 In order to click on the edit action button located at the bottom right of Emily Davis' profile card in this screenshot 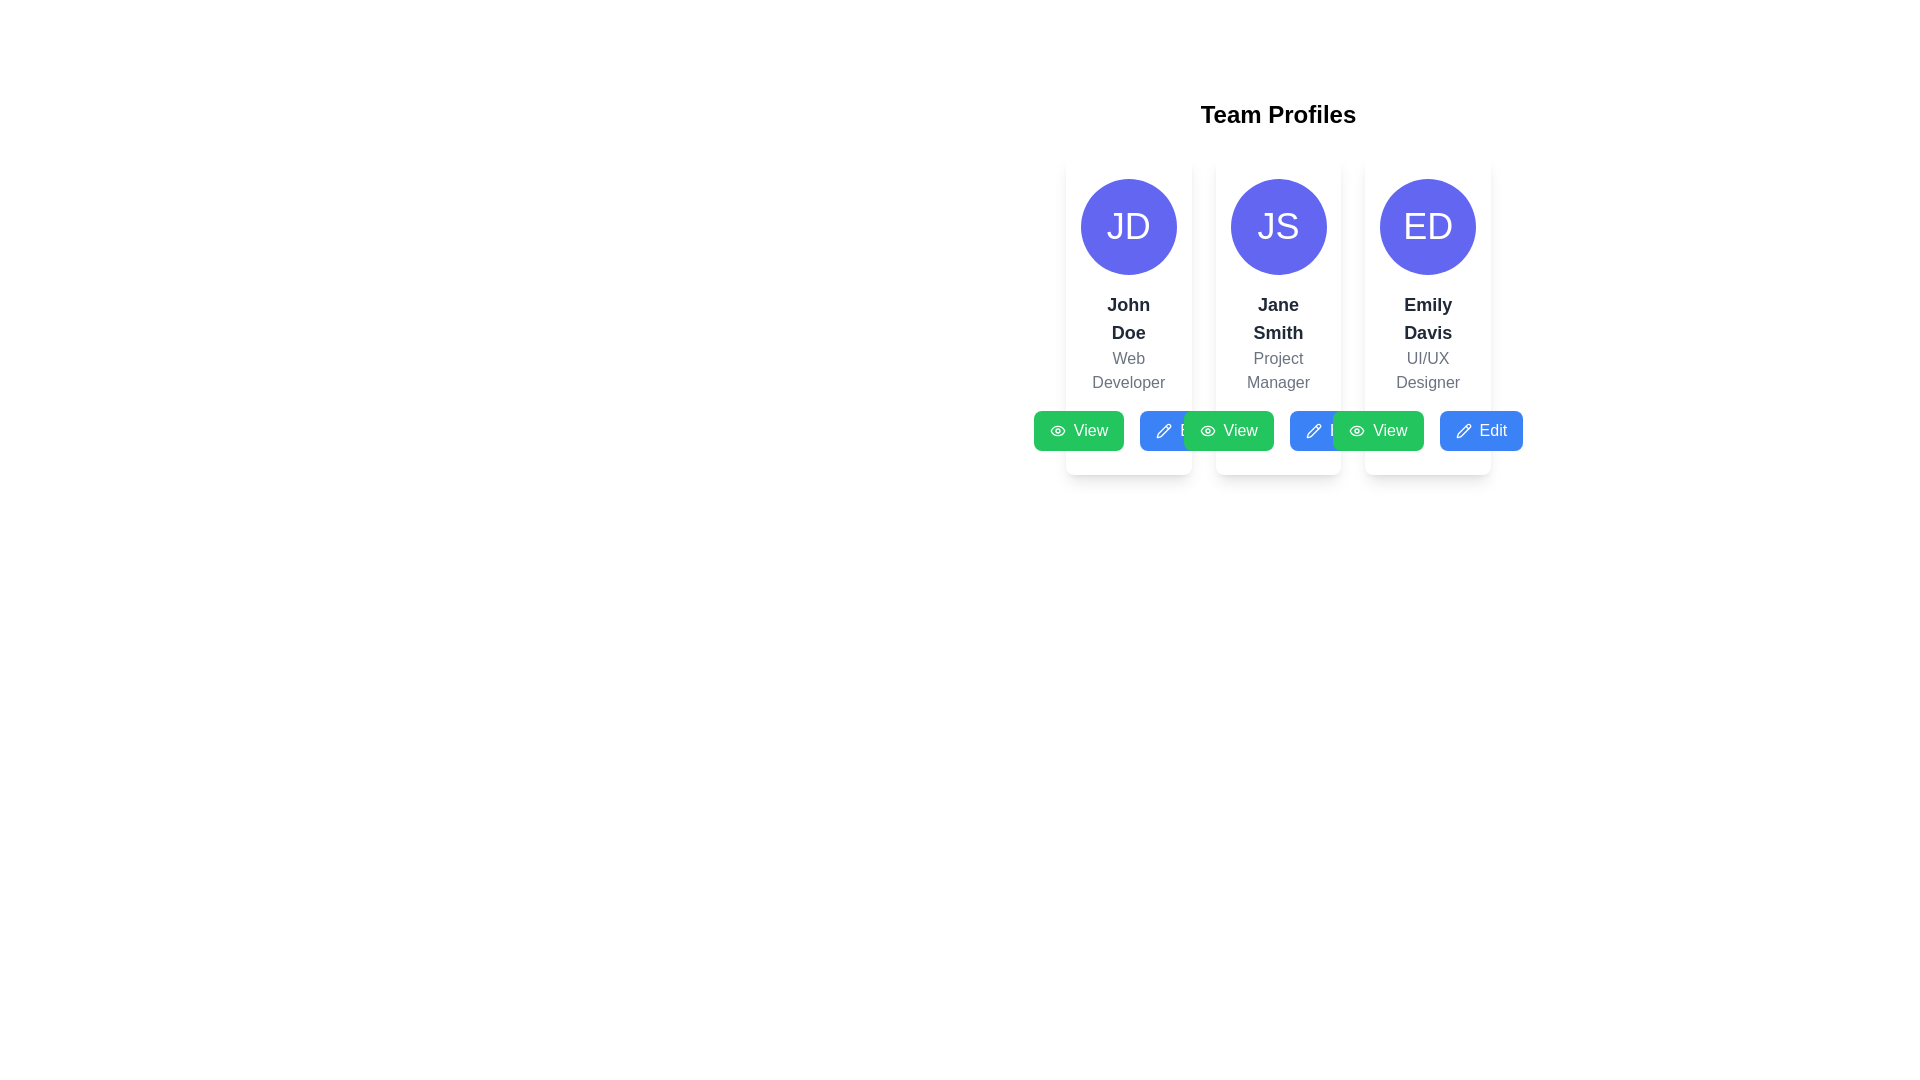, I will do `click(1493, 430)`.